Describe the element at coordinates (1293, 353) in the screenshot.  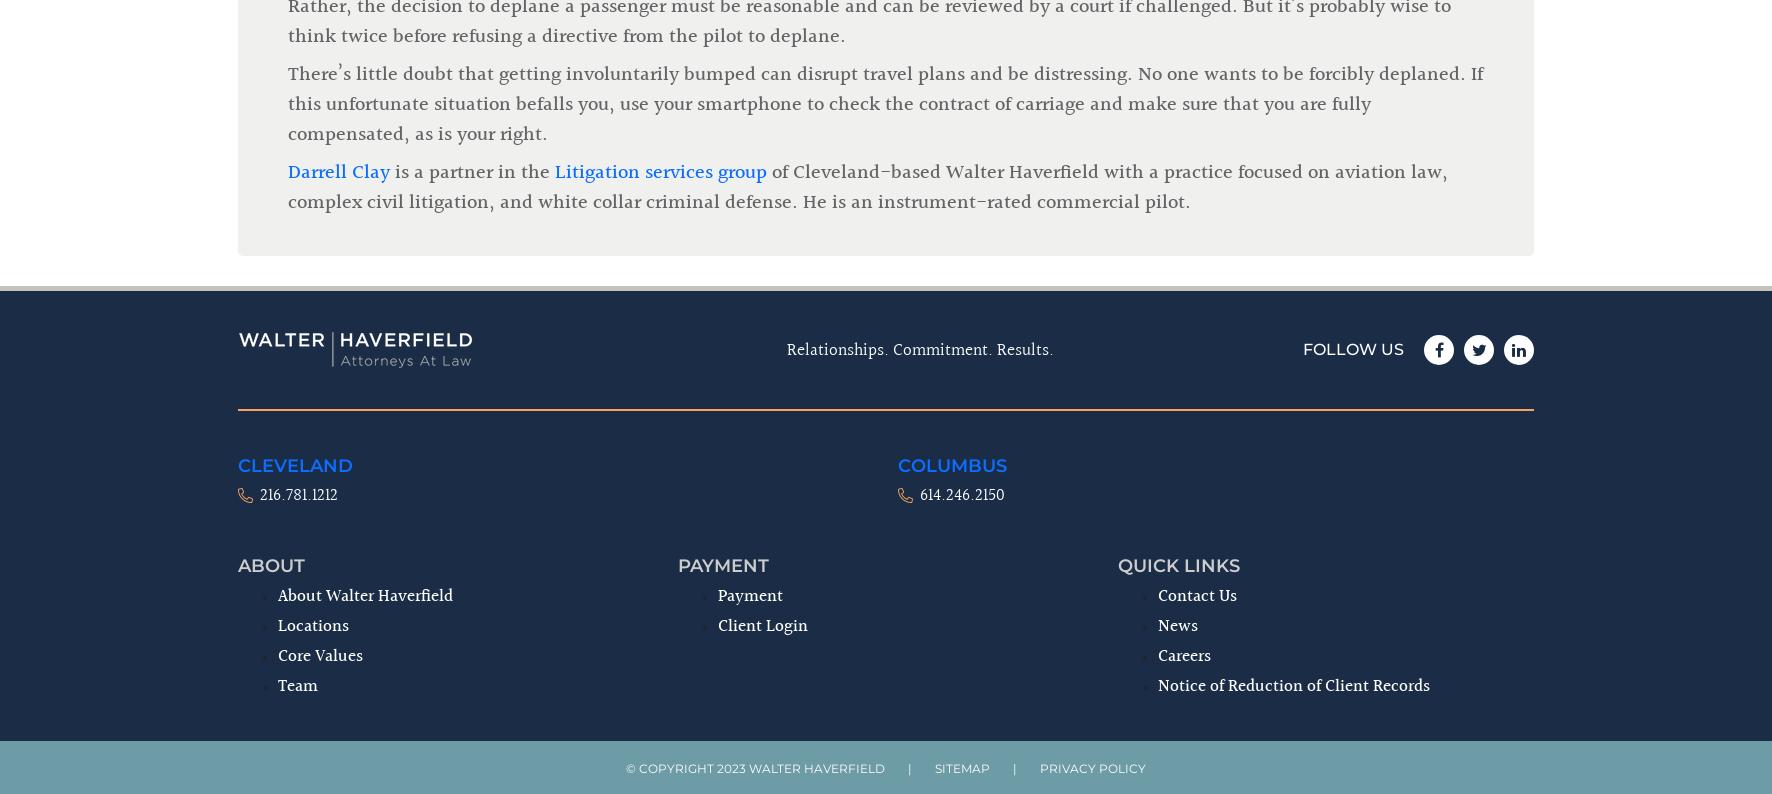
I see `'Notice of Reduction of Client Records'` at that location.